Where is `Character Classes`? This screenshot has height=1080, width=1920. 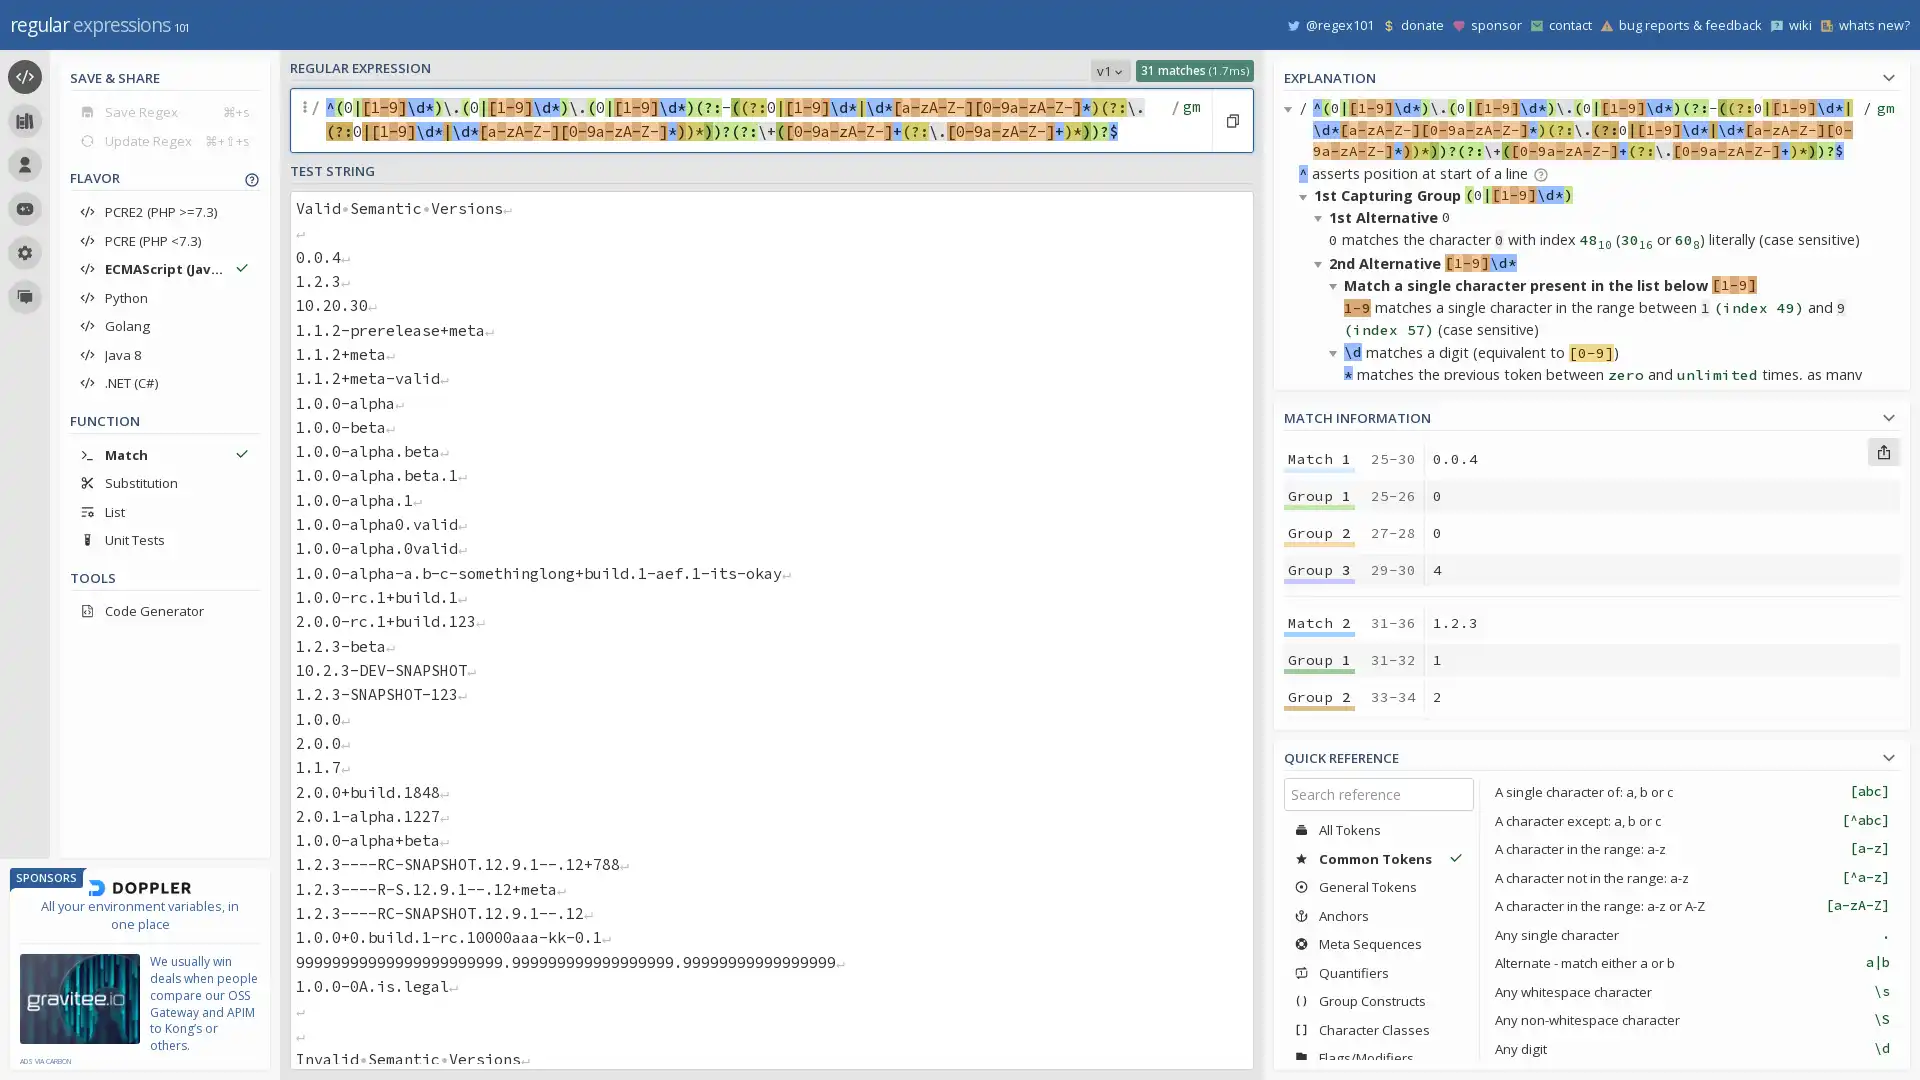
Character Classes is located at coordinates (1377, 1029).